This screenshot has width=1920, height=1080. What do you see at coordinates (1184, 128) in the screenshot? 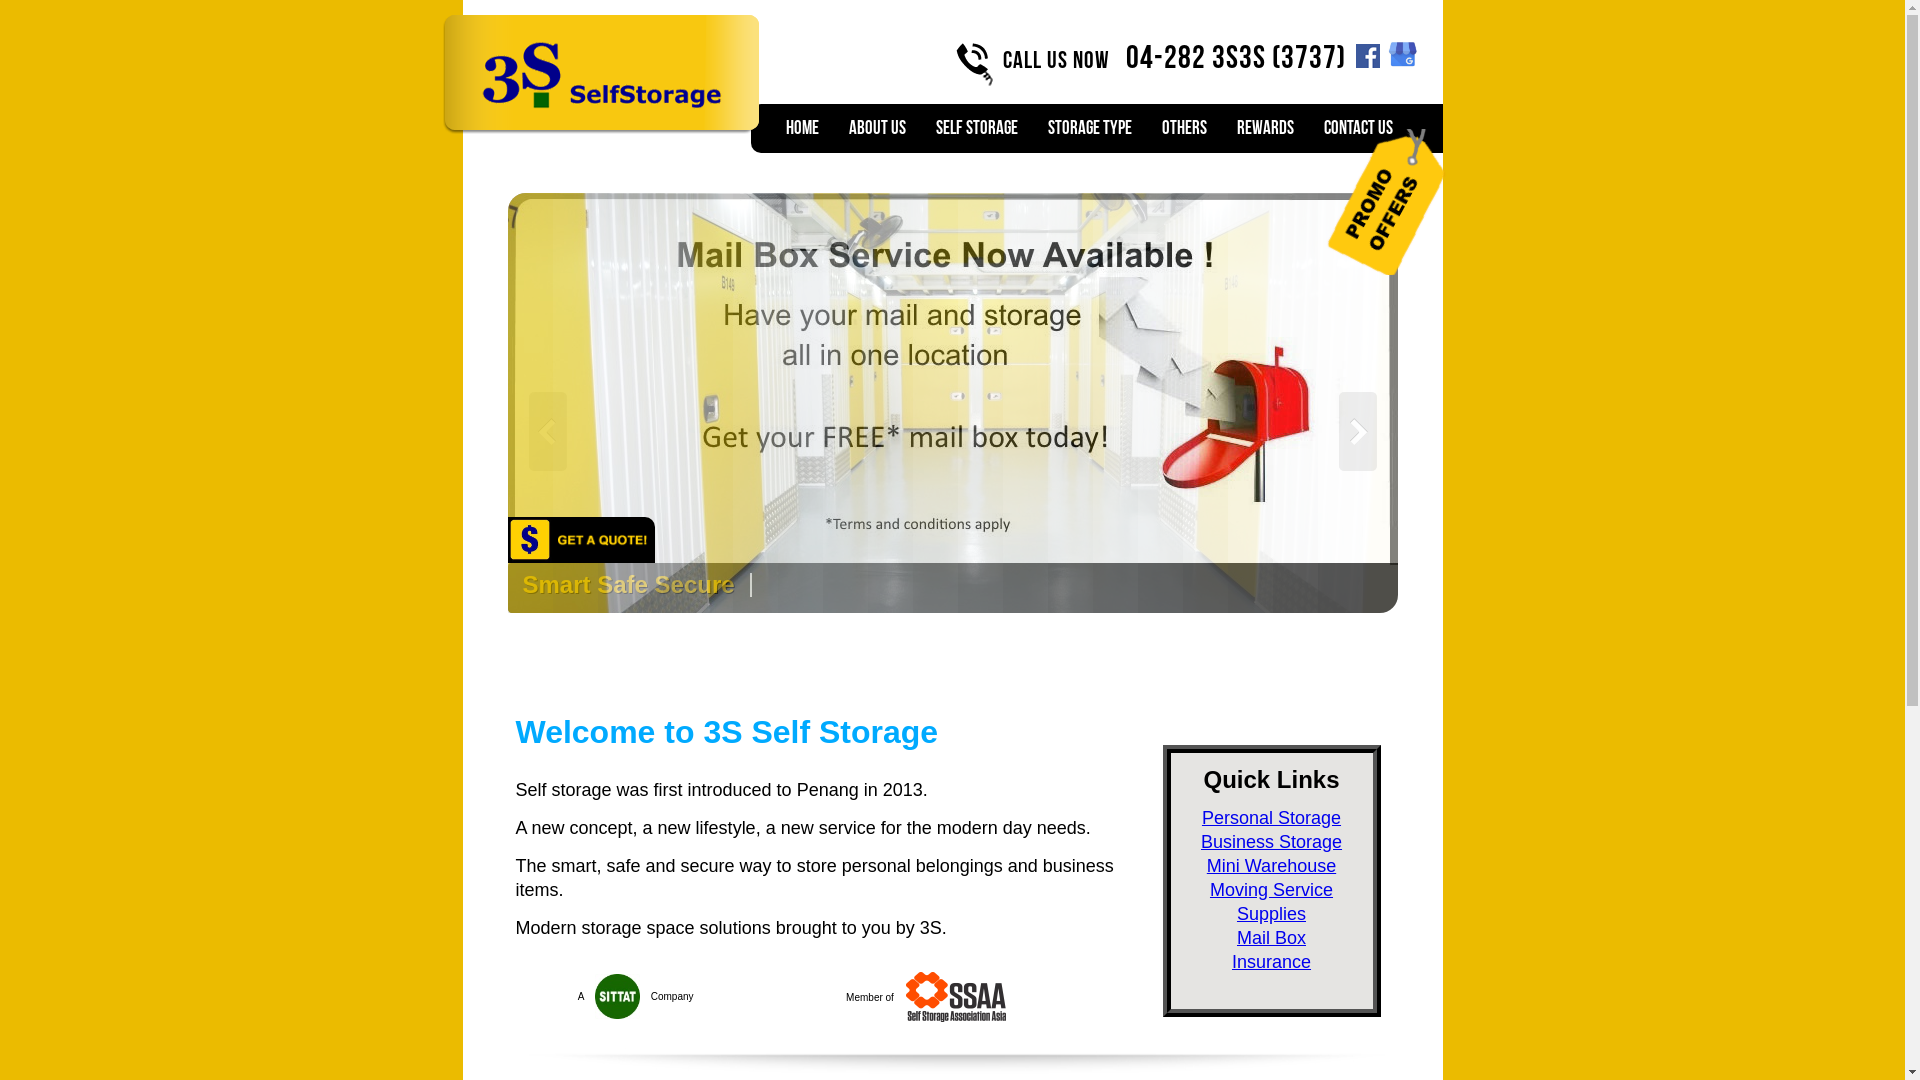
I see `'OTHERS'` at bounding box center [1184, 128].